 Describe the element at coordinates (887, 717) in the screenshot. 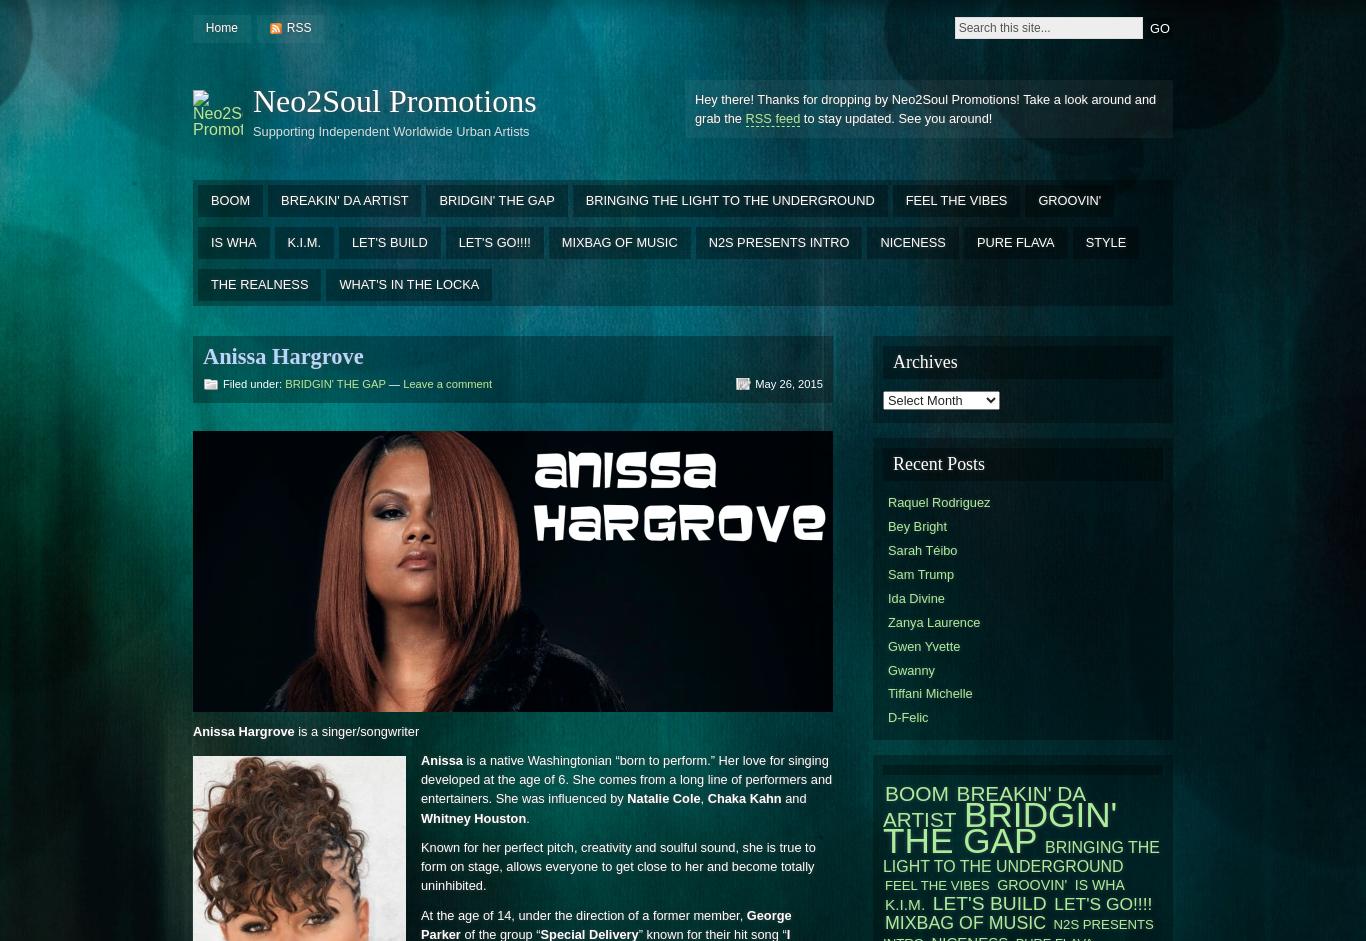

I see `'D-Felic'` at that location.